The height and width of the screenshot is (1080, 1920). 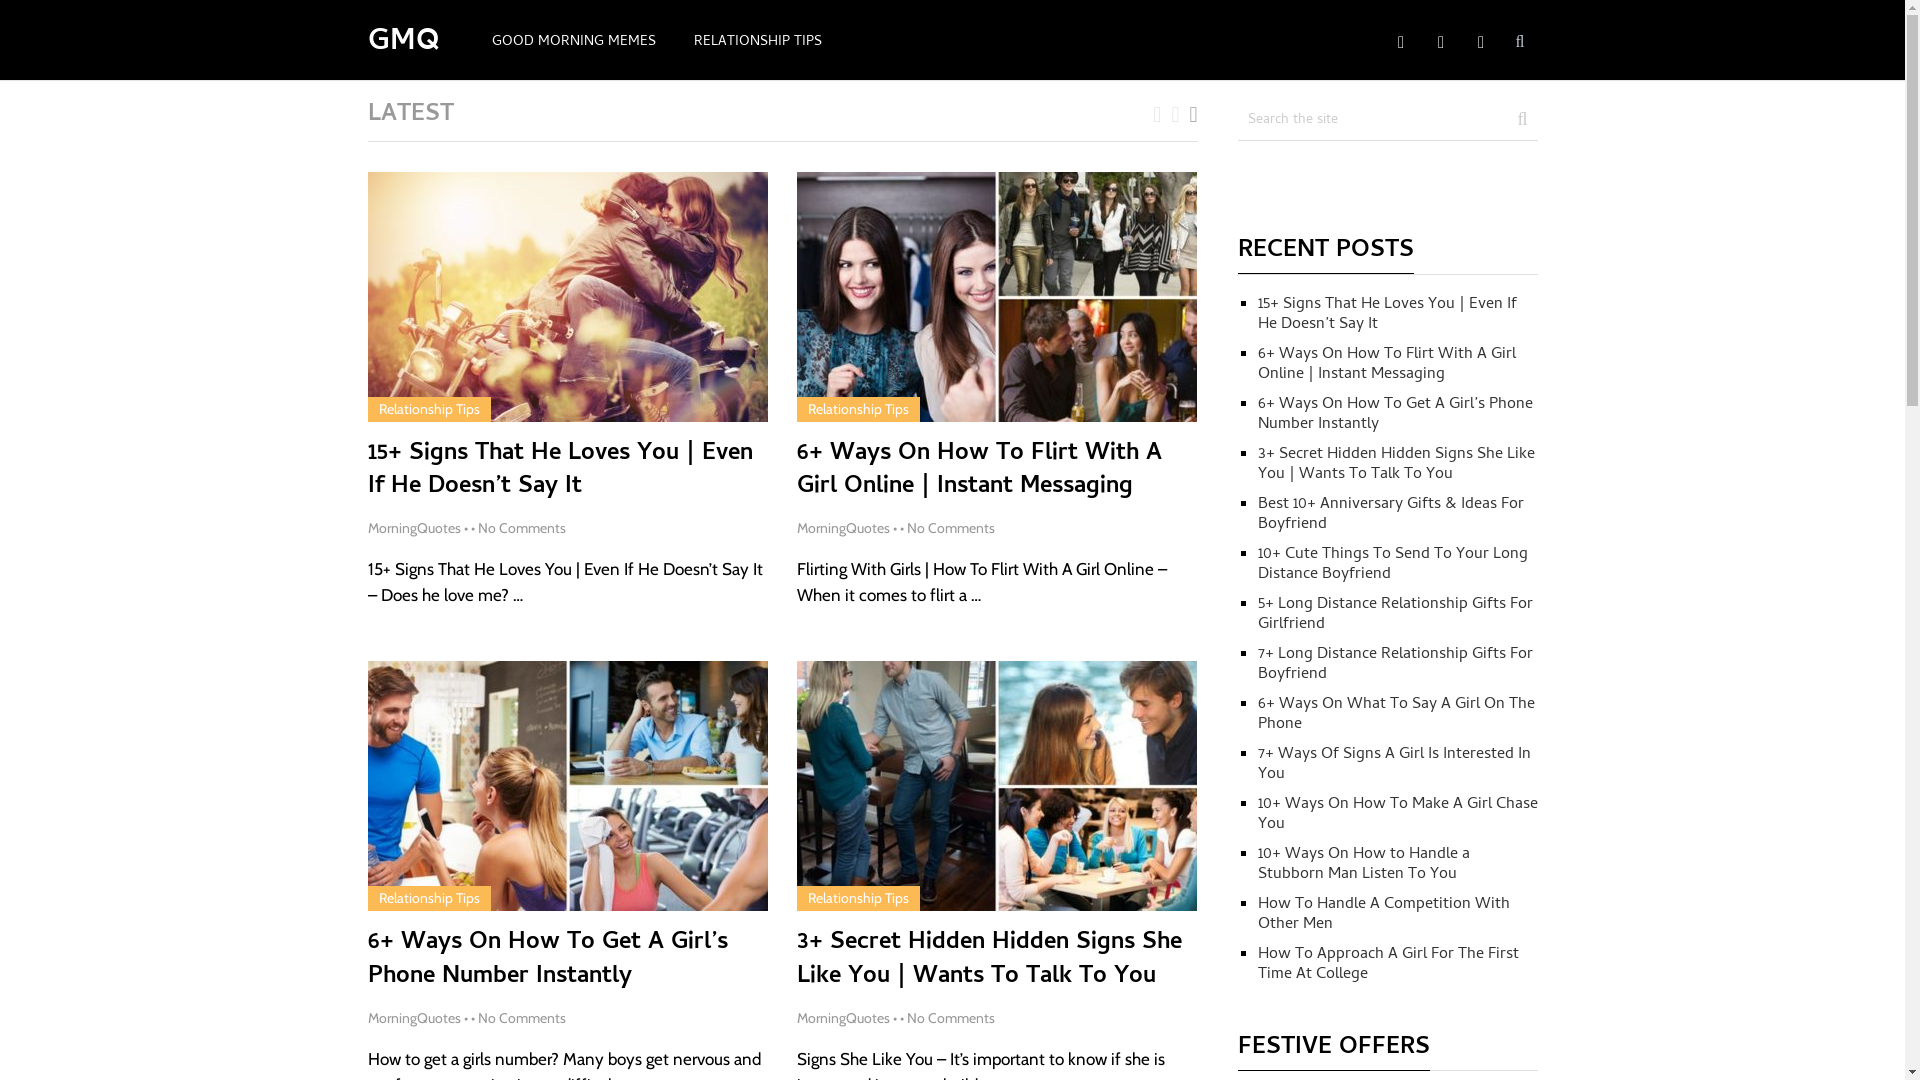 I want to click on 'No Comments', so click(x=906, y=527).